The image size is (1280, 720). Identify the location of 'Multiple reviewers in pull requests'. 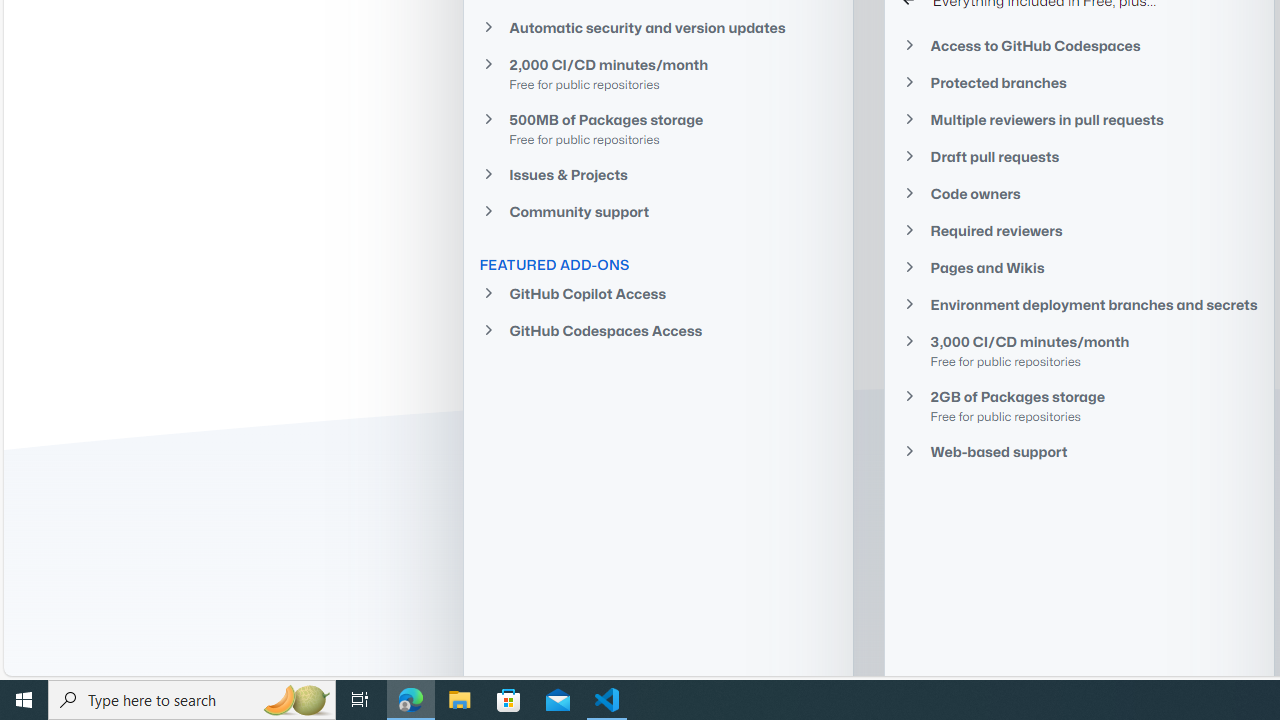
(1078, 119).